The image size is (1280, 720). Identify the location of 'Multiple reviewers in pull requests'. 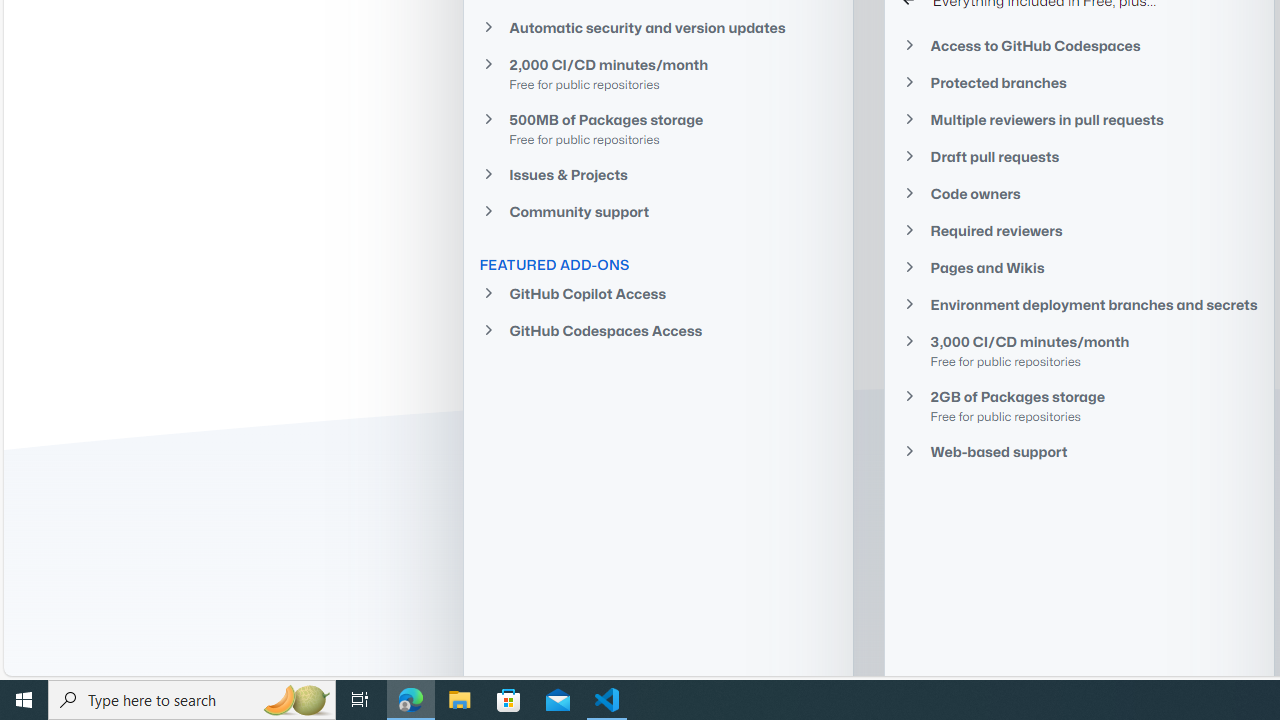
(1078, 119).